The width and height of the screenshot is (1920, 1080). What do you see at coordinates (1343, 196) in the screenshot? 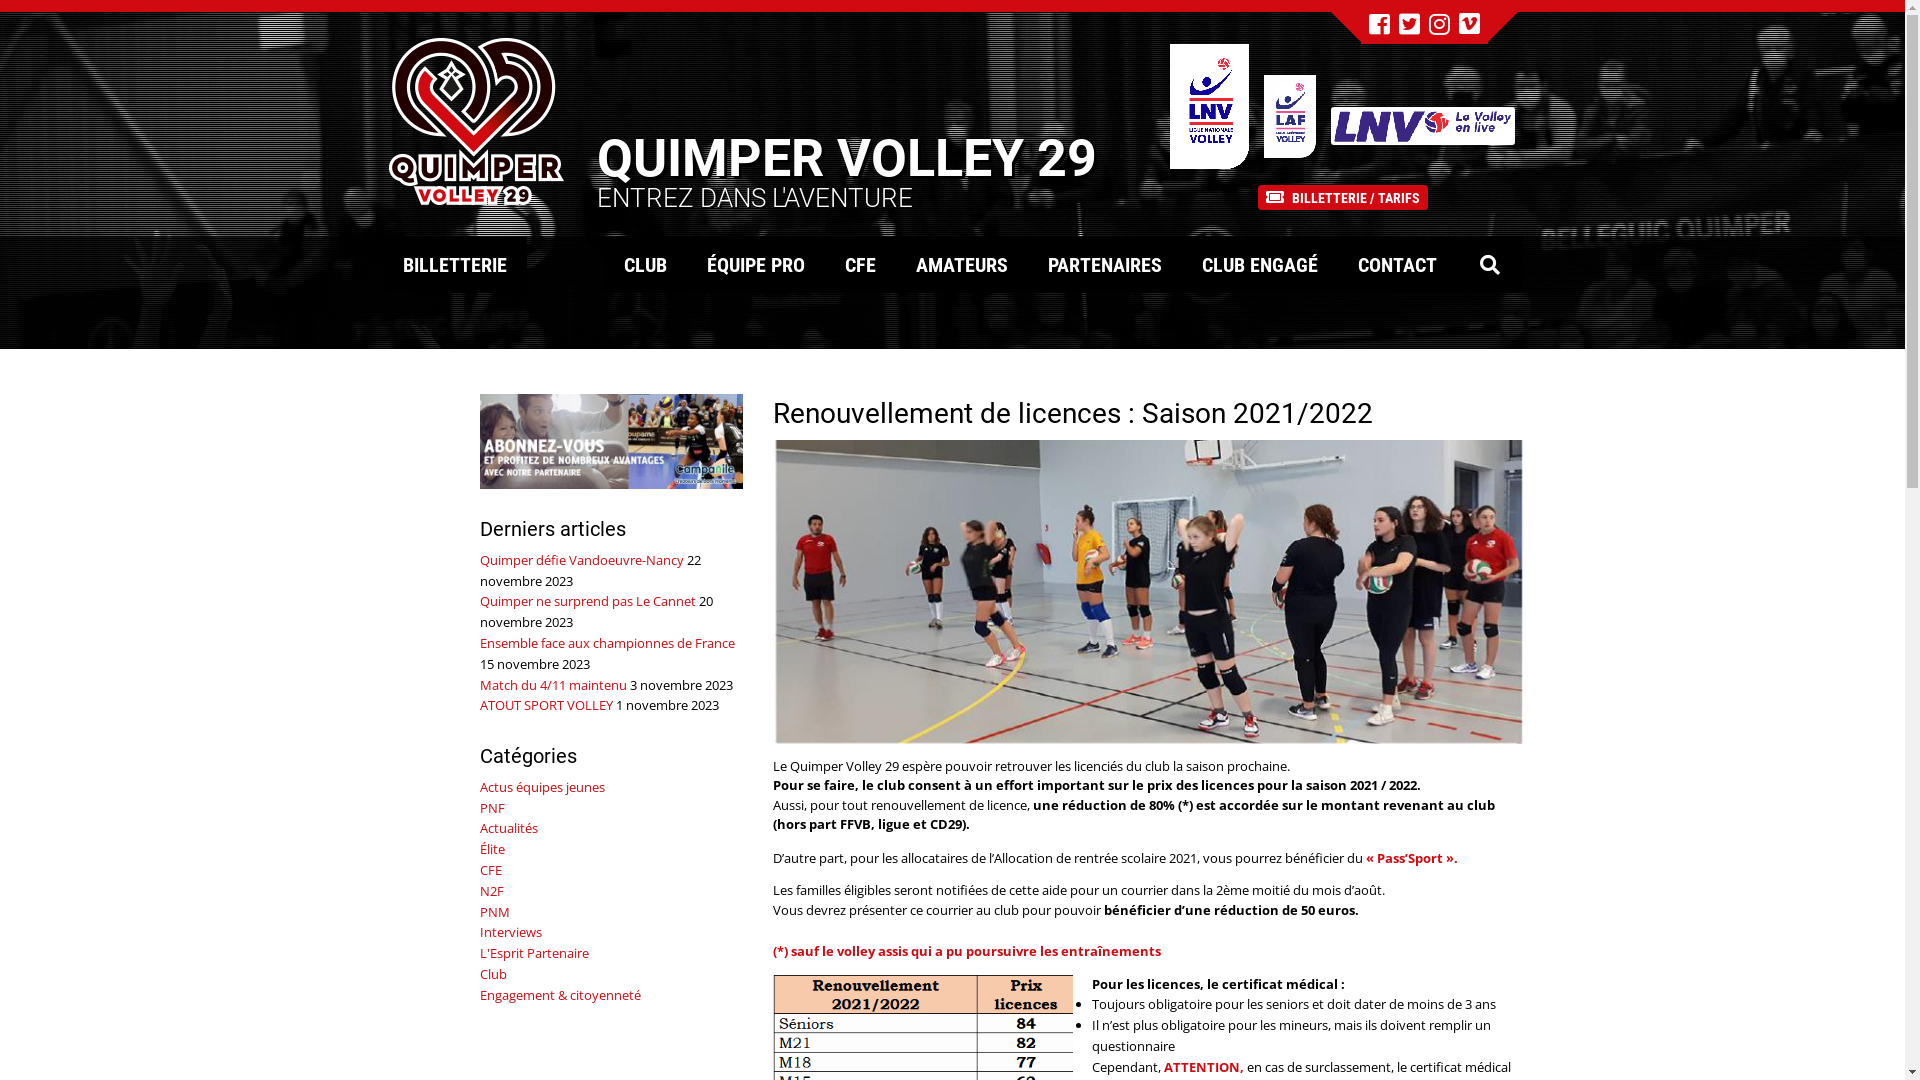
I see `'BILLETTERIE / TARIFS'` at bounding box center [1343, 196].